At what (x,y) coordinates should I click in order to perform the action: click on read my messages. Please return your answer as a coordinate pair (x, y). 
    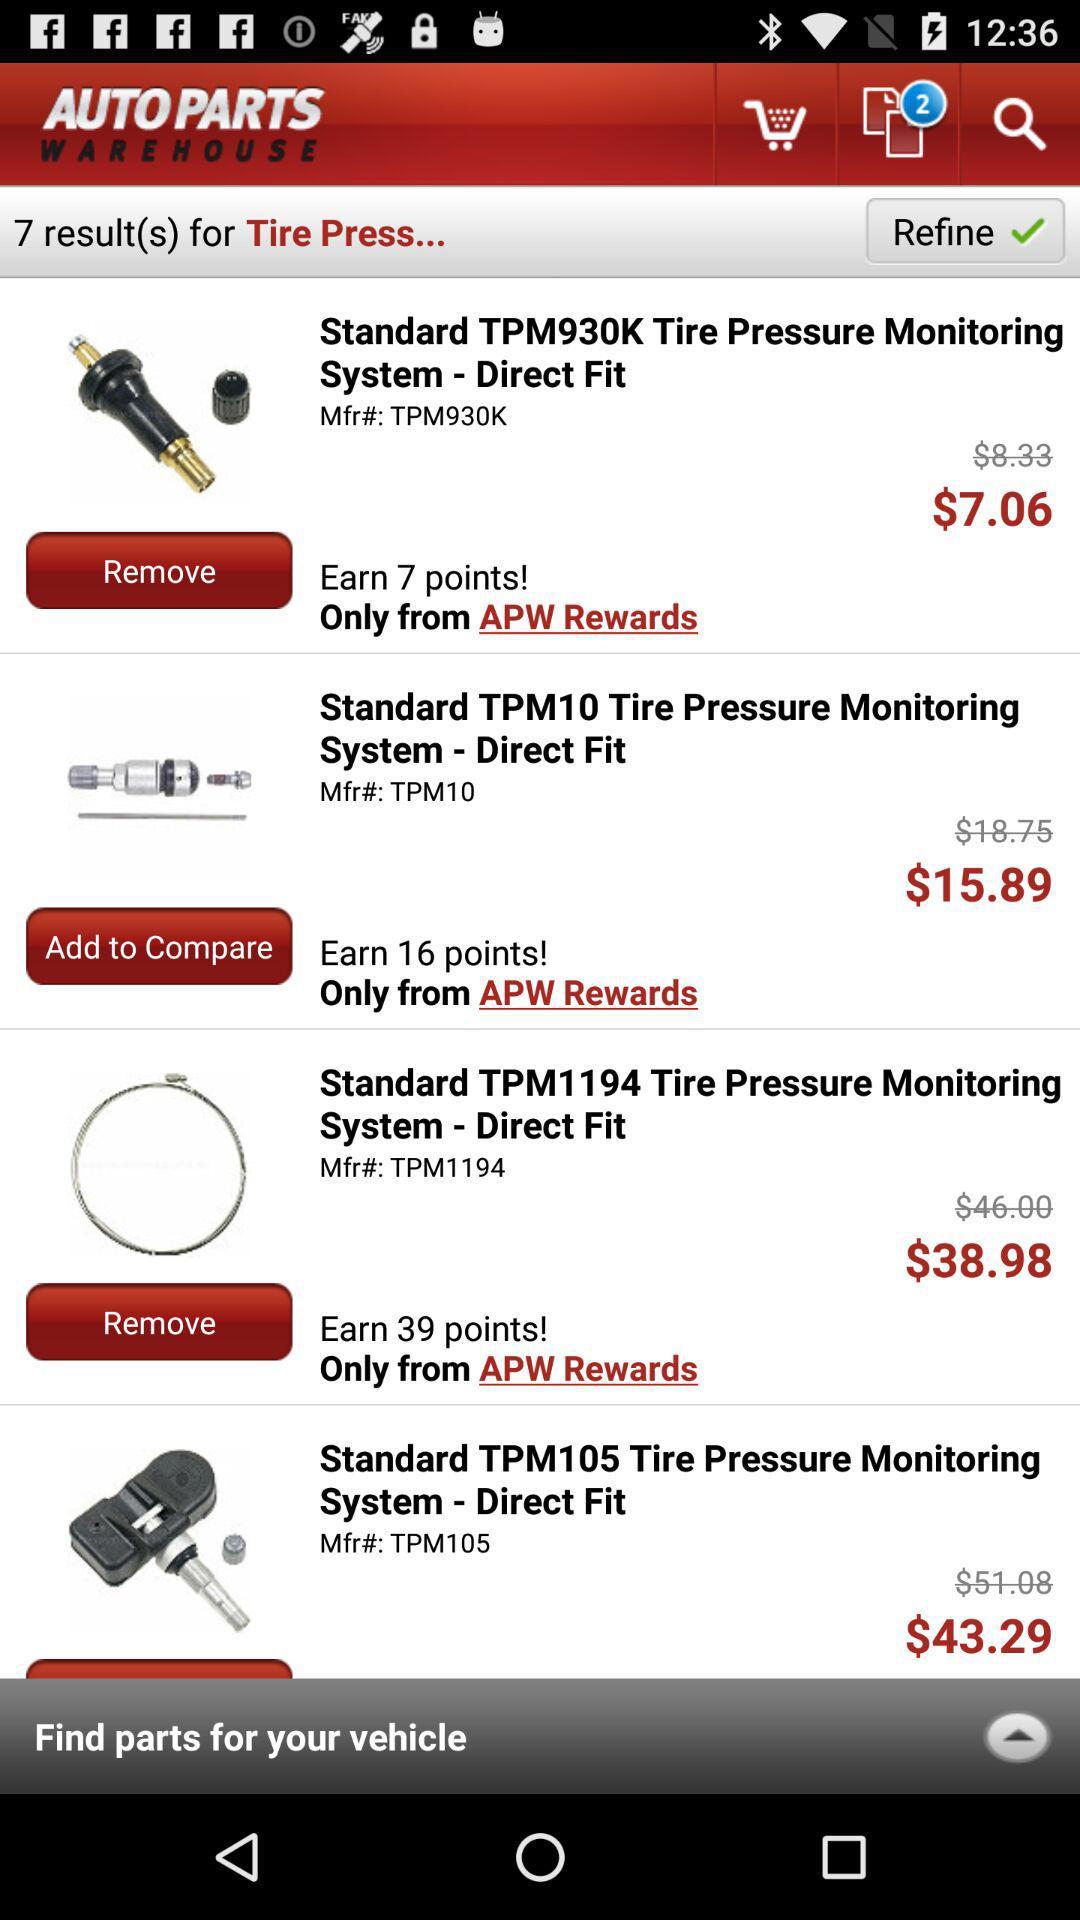
    Looking at the image, I should click on (895, 123).